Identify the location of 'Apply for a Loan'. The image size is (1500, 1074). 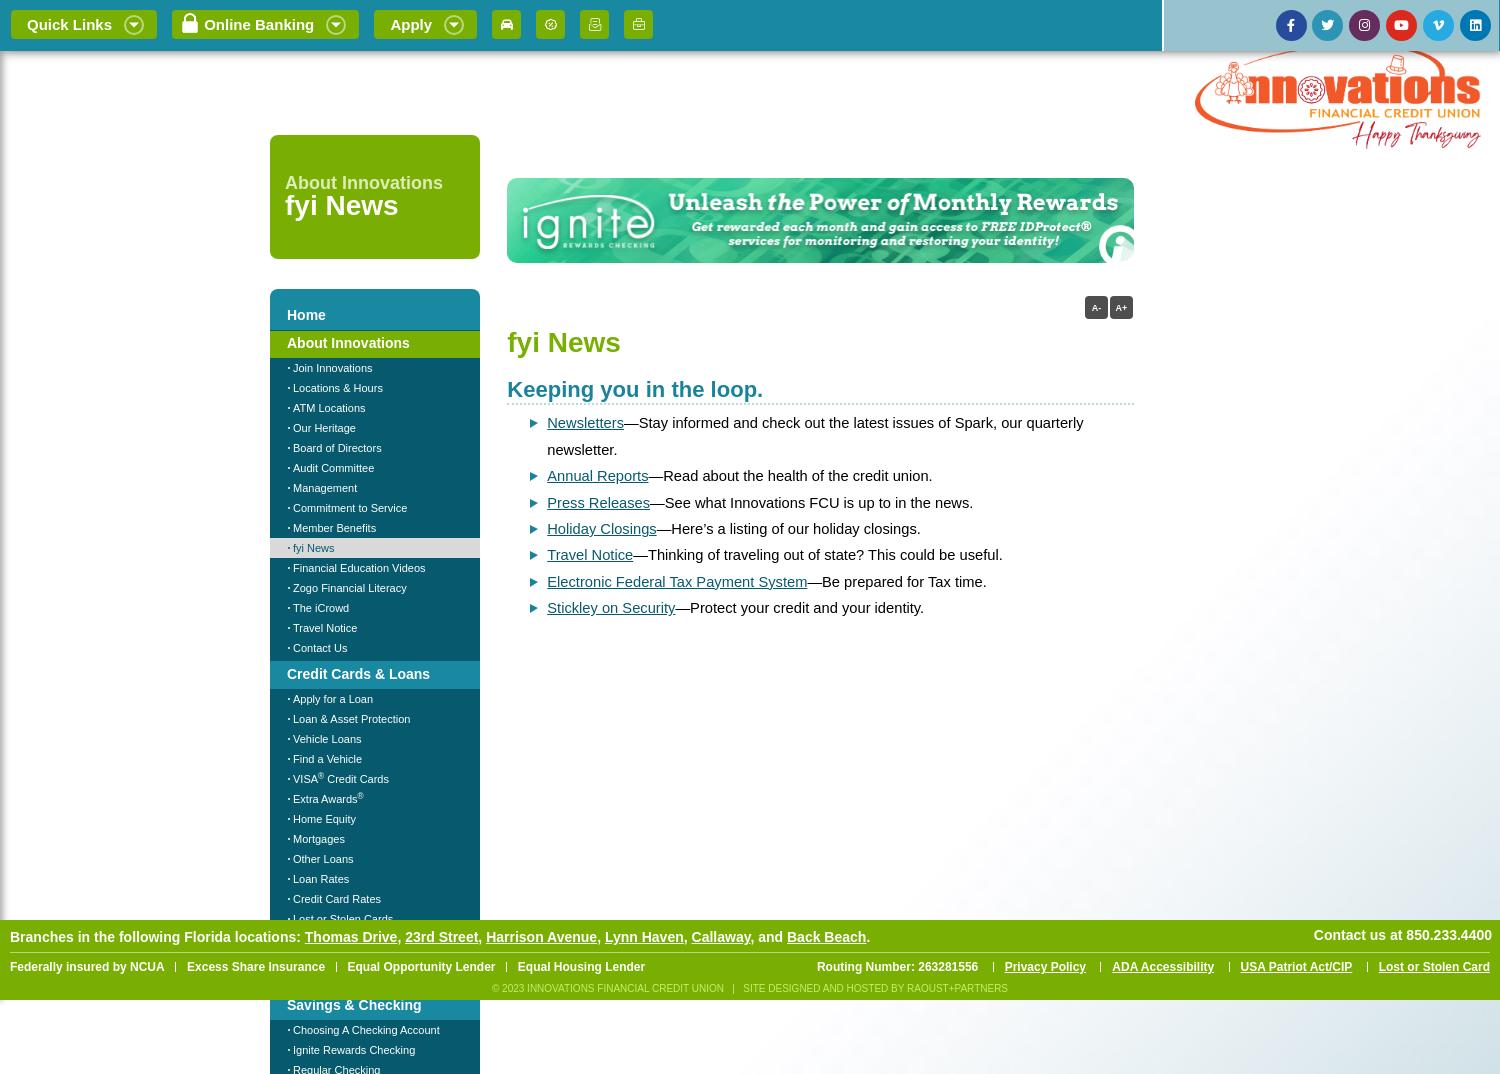
(332, 696).